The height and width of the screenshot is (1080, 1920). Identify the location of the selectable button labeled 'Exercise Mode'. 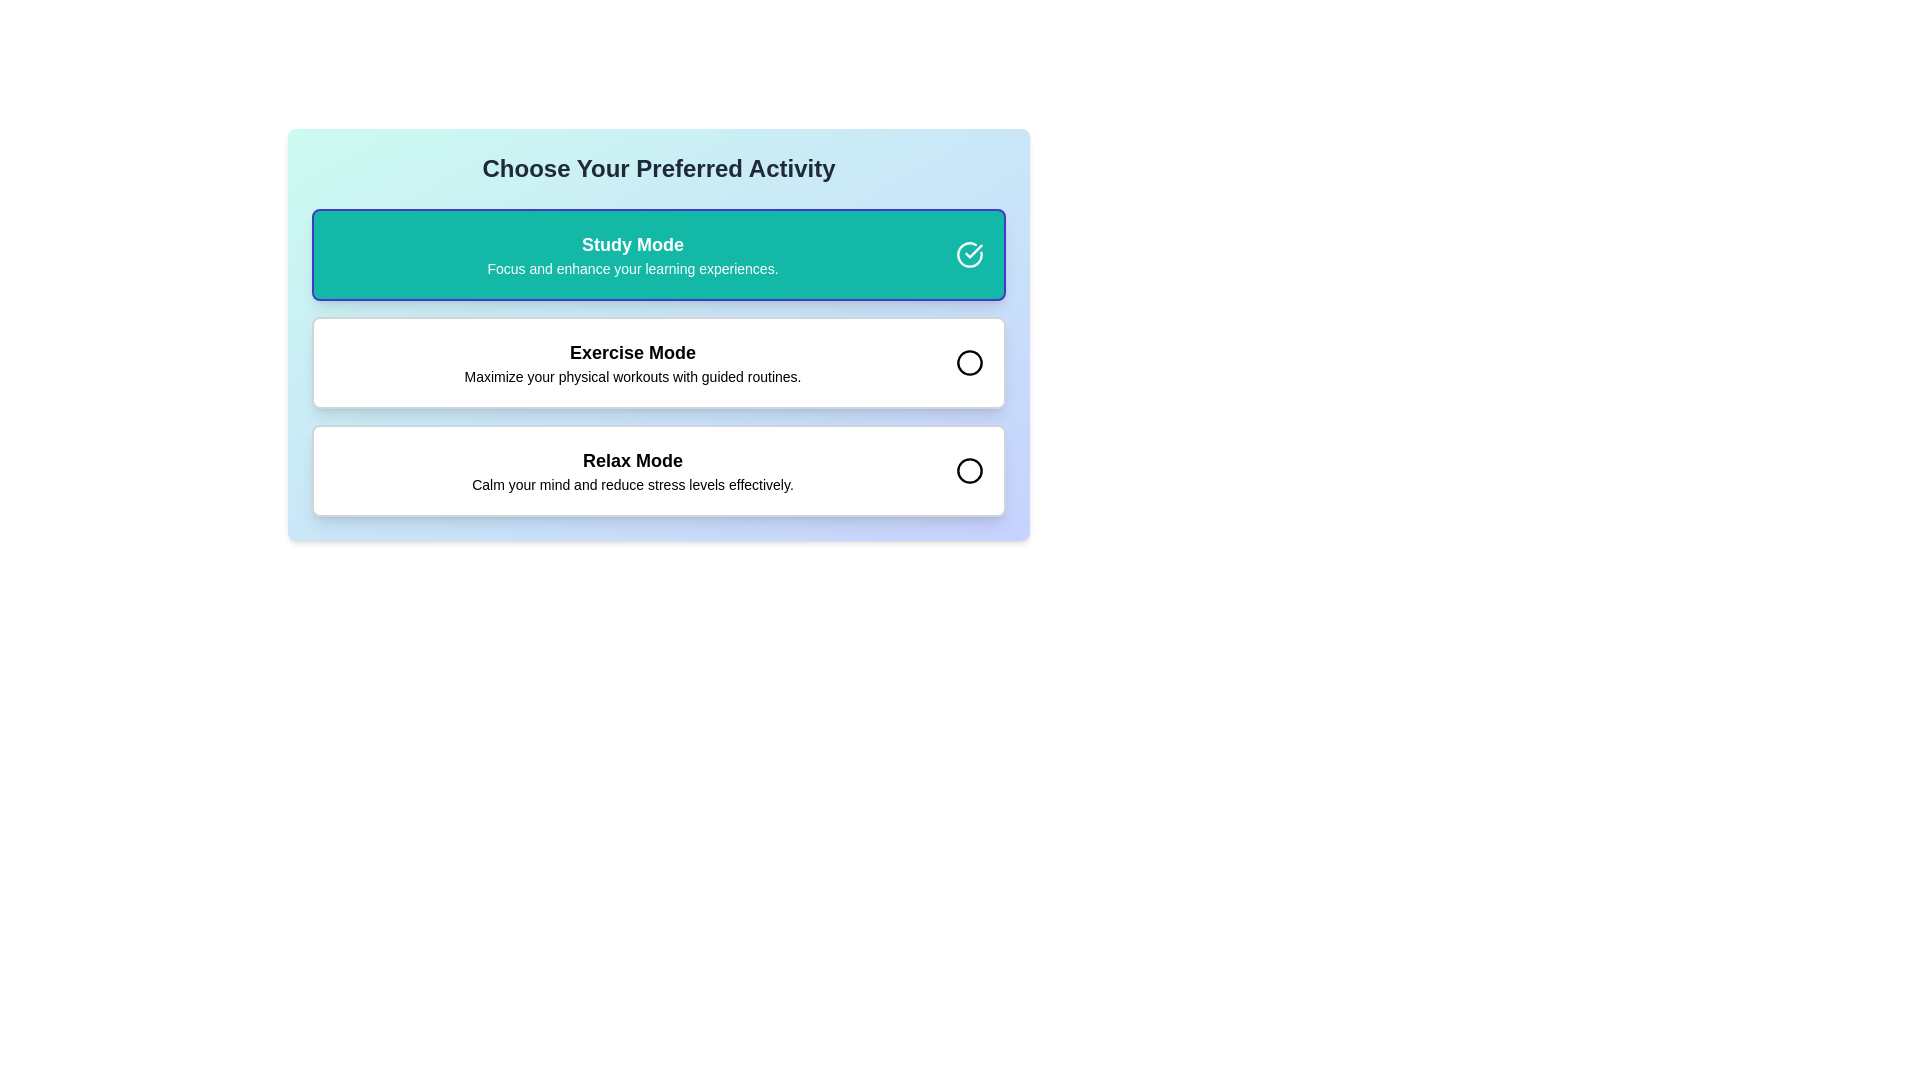
(658, 334).